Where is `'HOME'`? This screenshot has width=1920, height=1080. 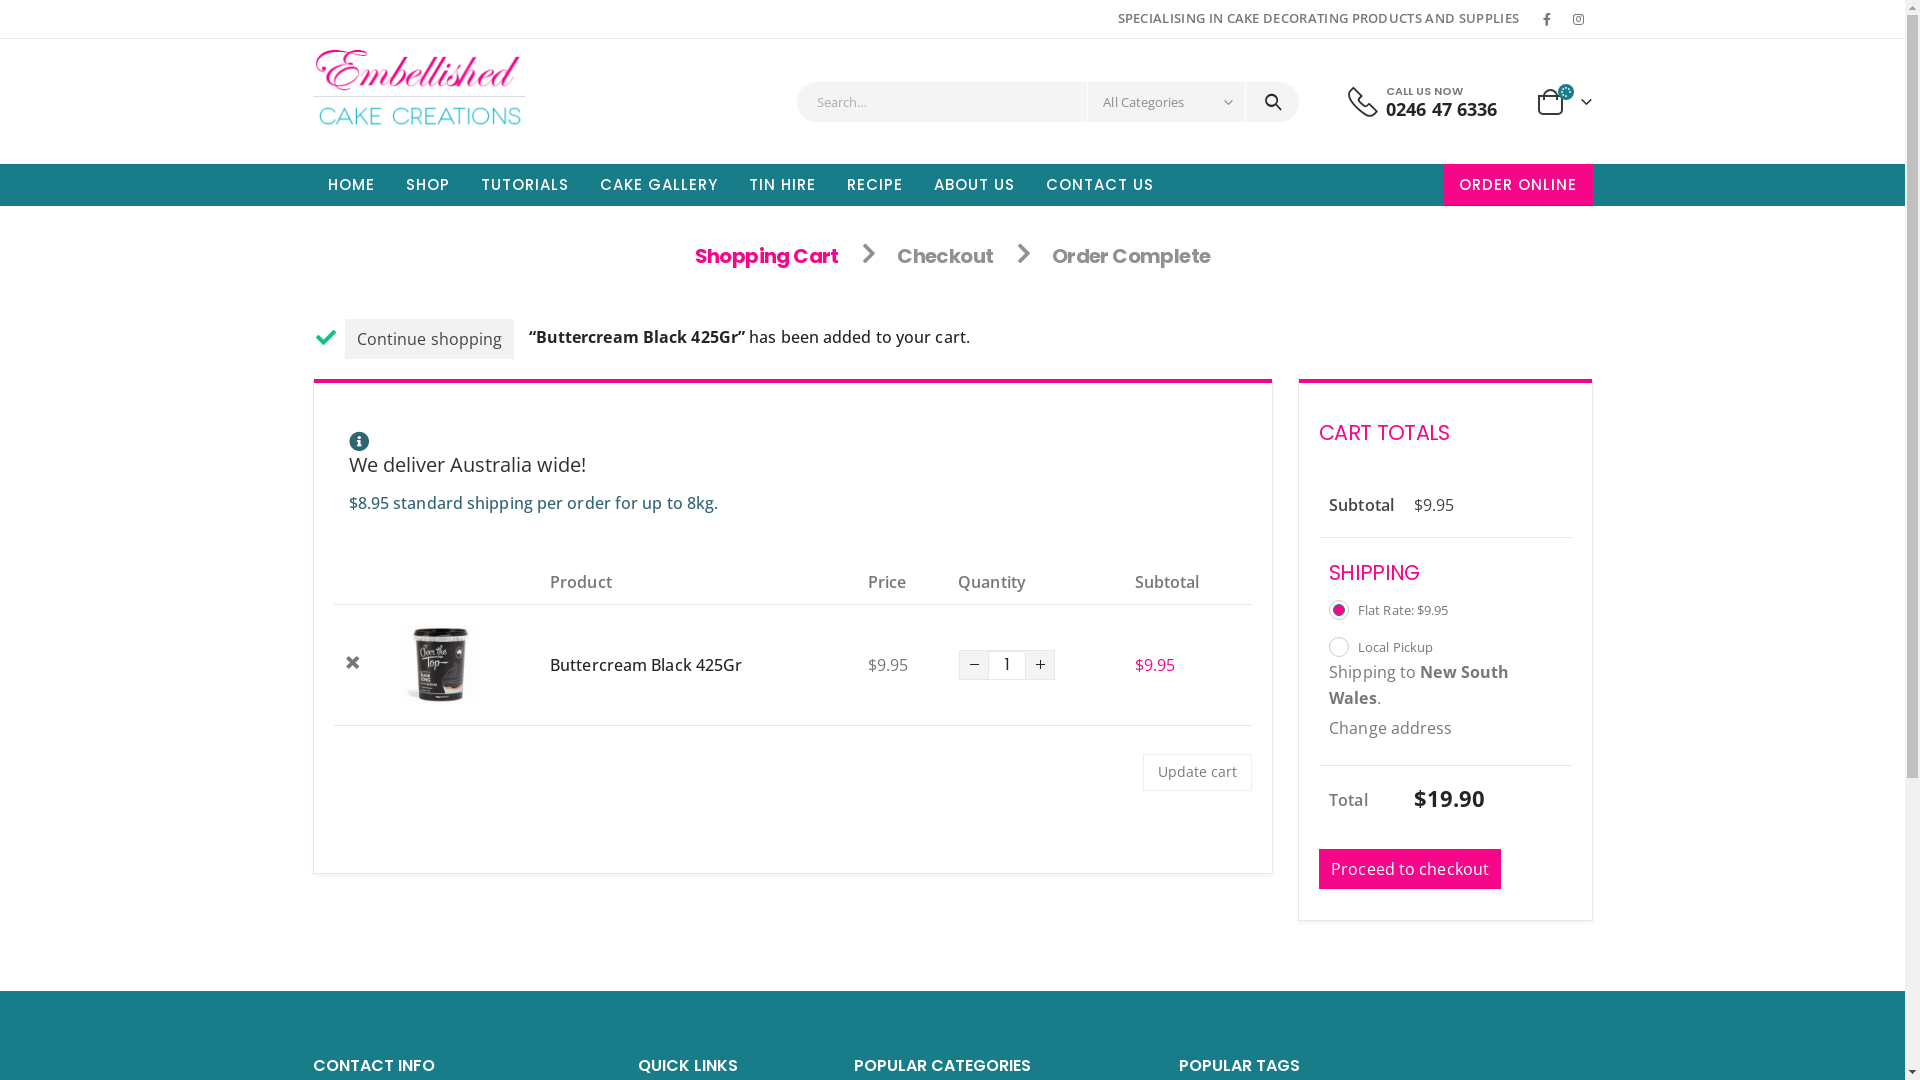 'HOME' is located at coordinates (350, 185).